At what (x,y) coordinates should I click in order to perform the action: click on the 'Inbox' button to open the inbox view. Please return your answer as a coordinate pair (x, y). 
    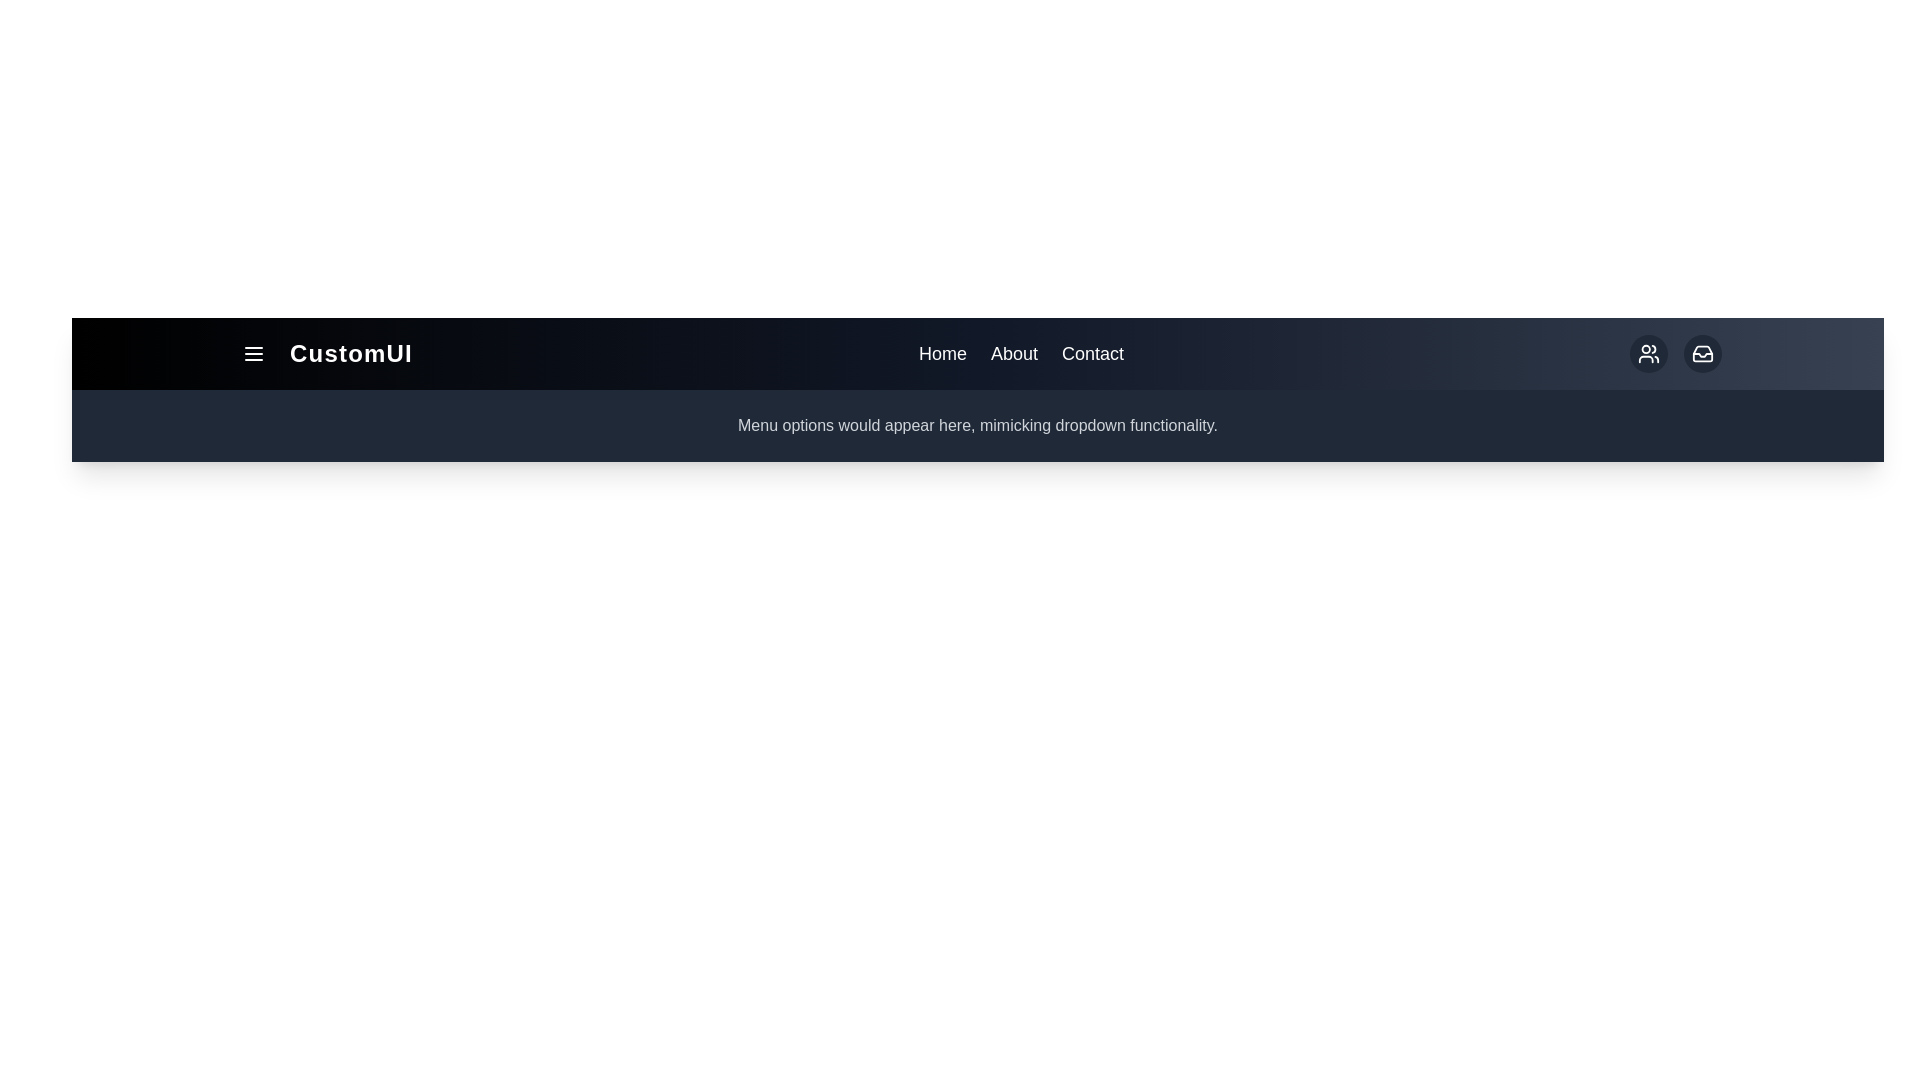
    Looking at the image, I should click on (1702, 353).